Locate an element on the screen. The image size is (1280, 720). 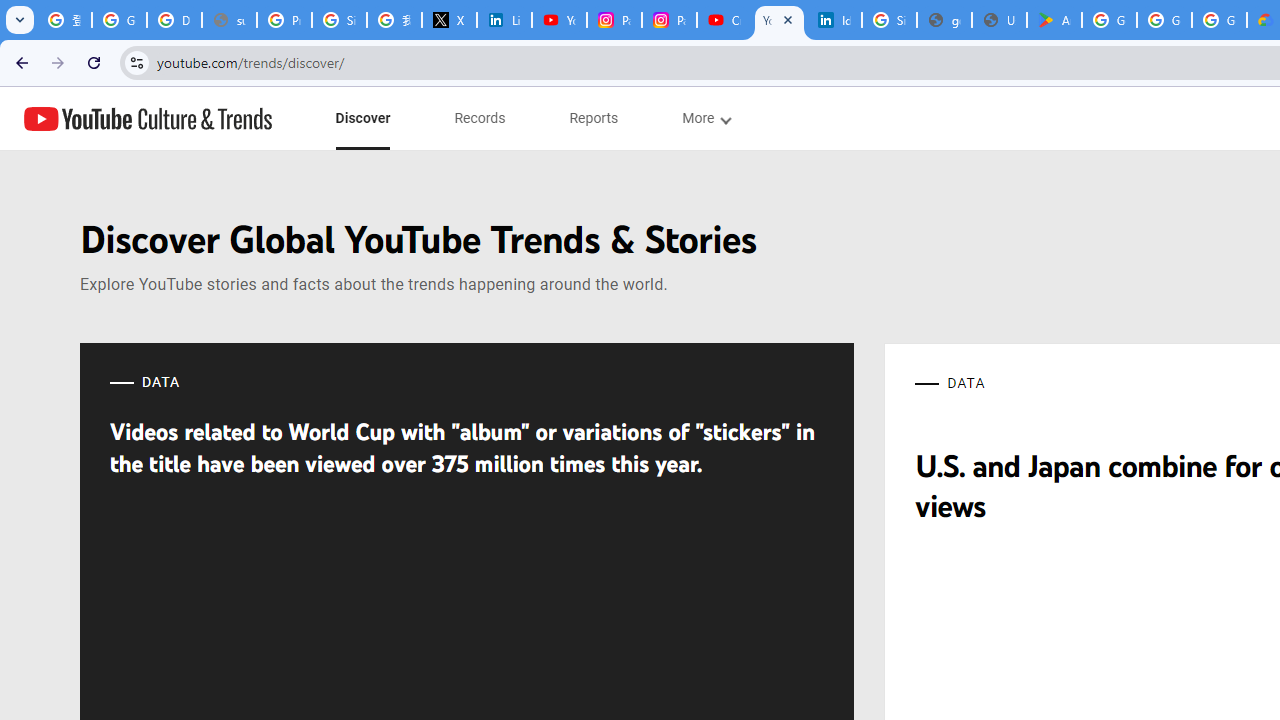
'subnav-More menupopup' is located at coordinates (706, 118).